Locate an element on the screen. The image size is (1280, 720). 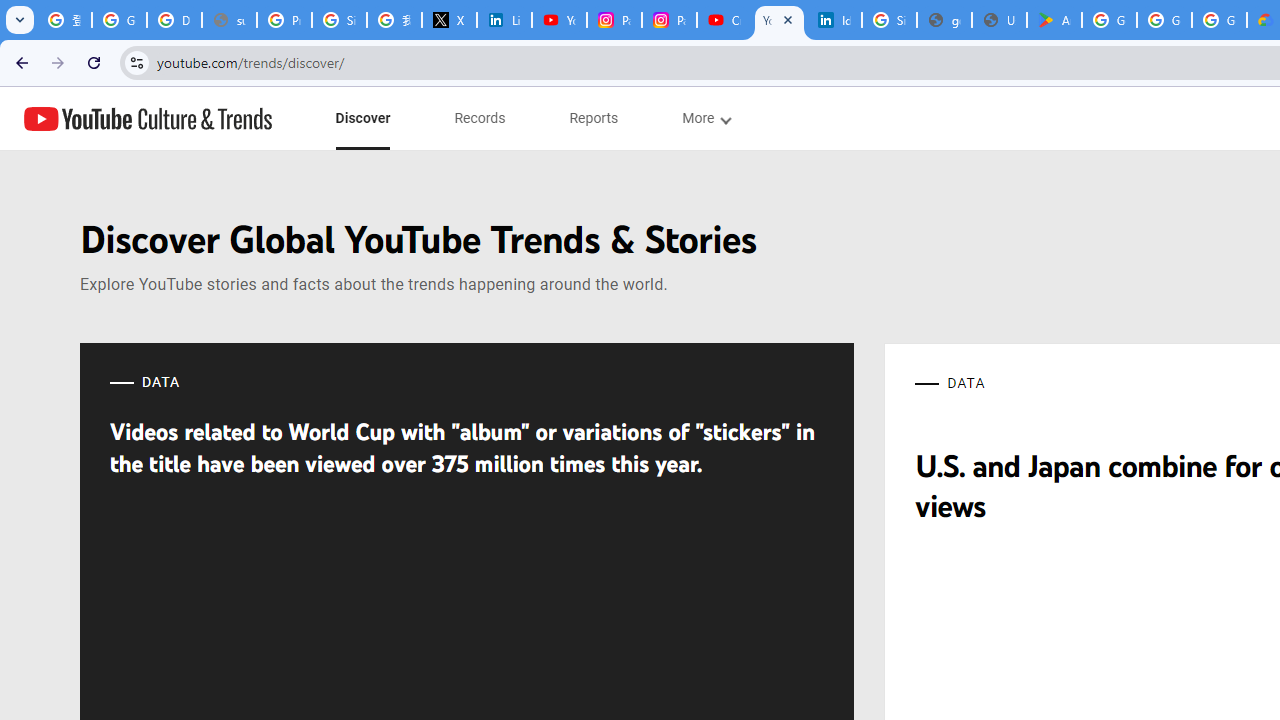
'subnav-More menupopup' is located at coordinates (706, 118).